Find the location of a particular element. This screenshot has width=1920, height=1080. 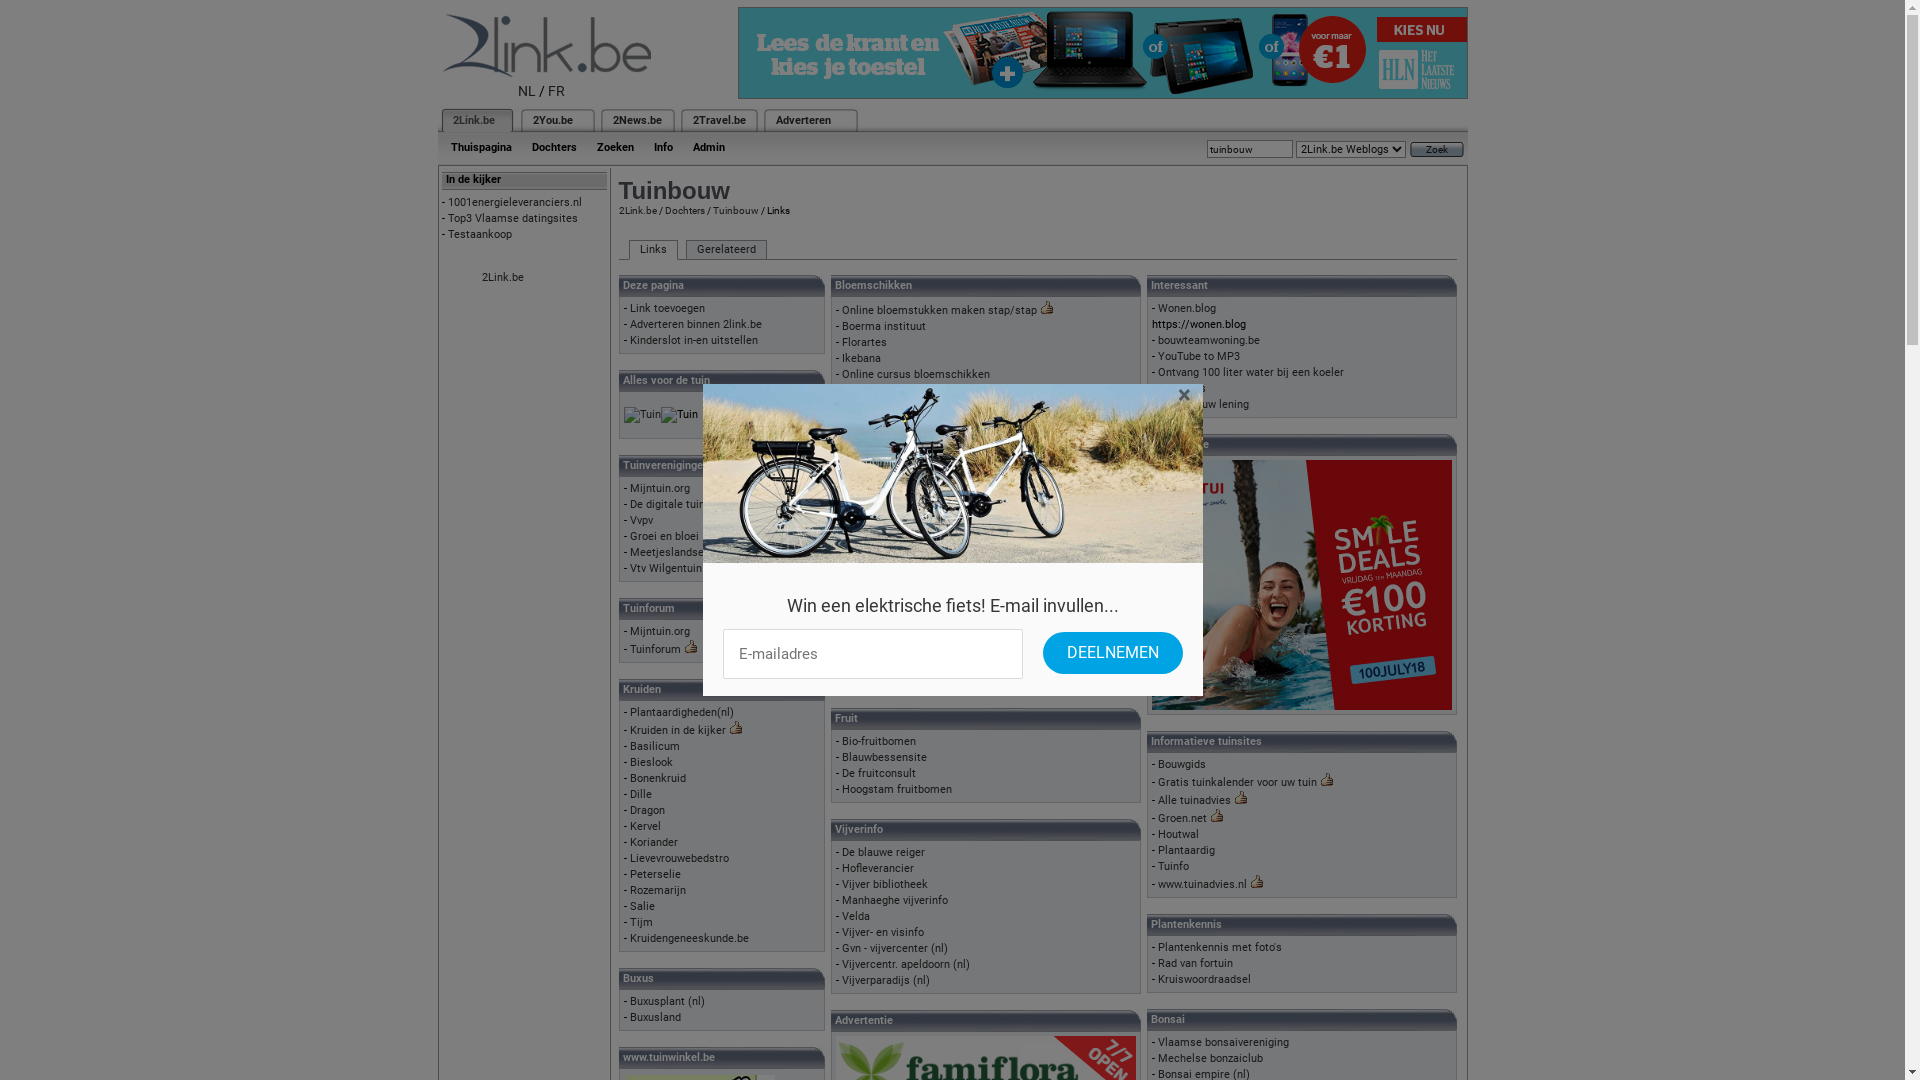

'Groen.net' is located at coordinates (1182, 818).